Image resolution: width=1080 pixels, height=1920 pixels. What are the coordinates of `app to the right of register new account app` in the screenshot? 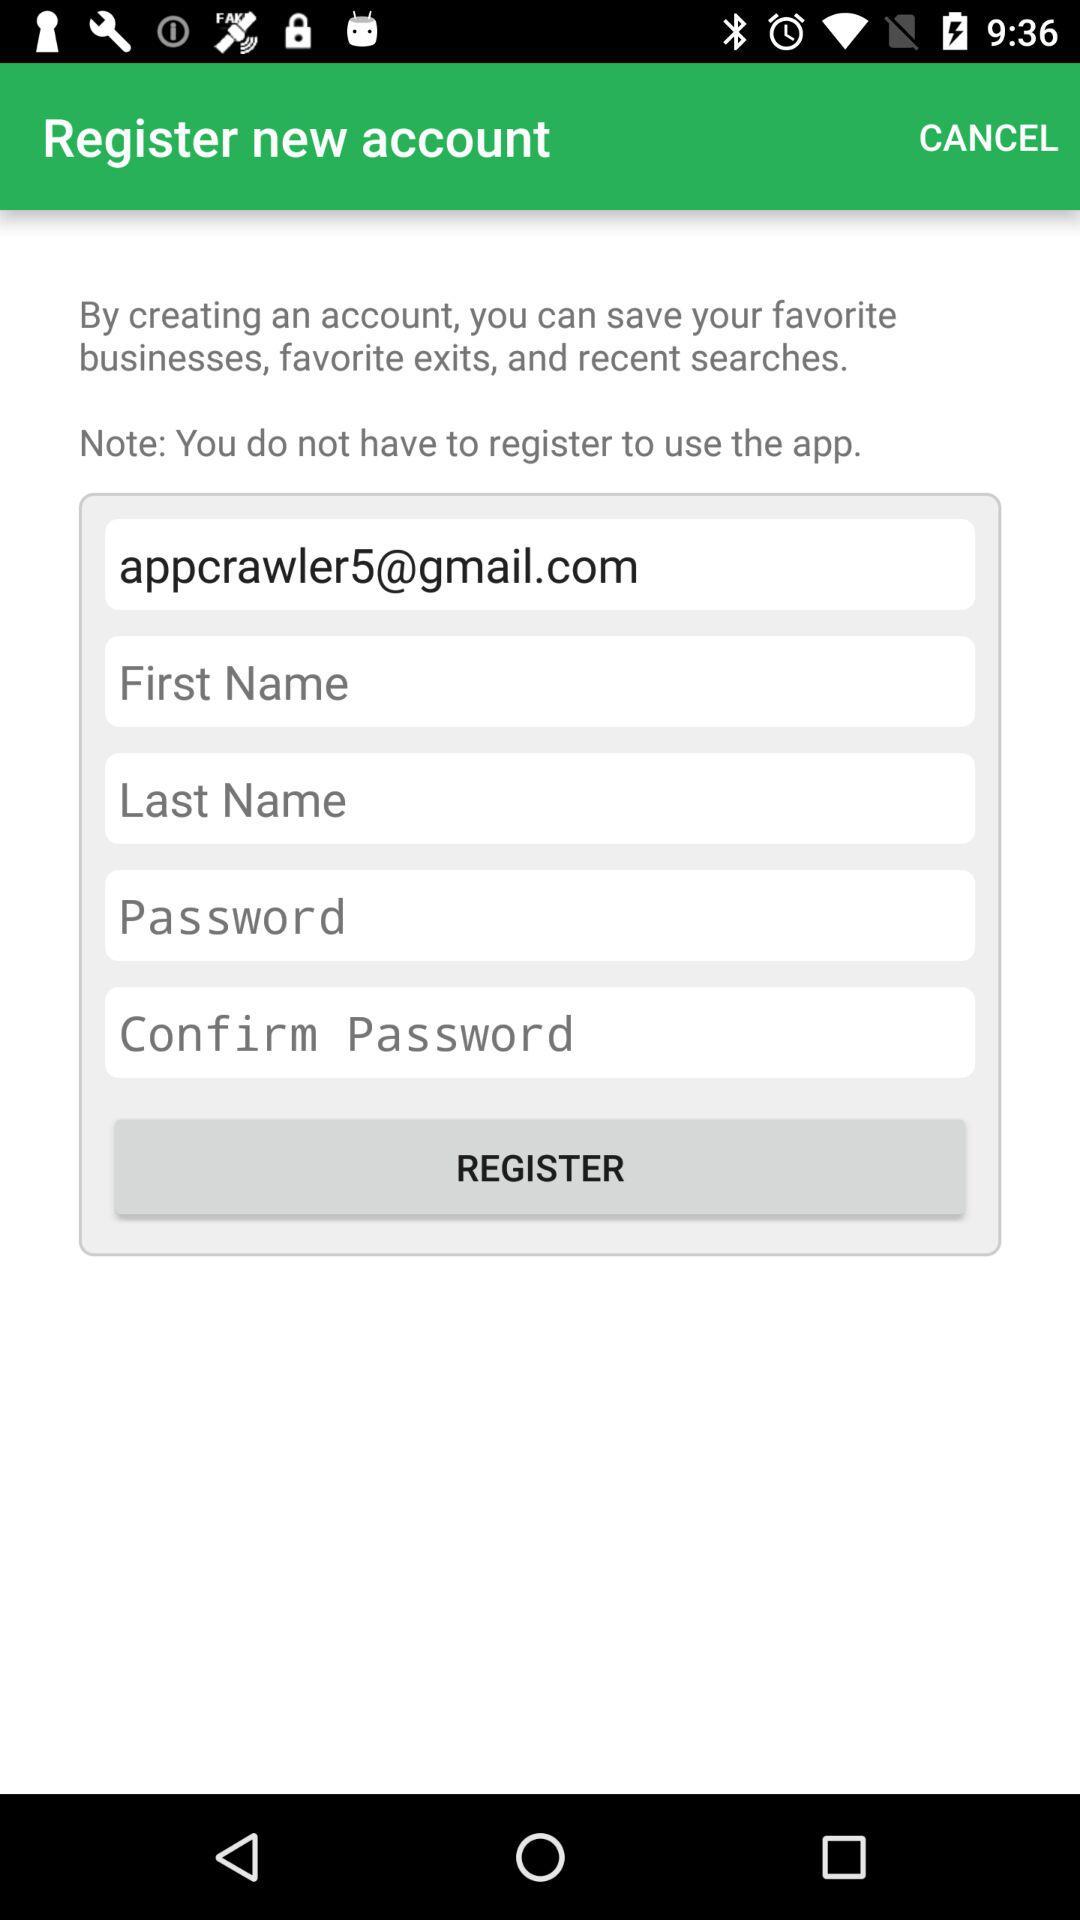 It's located at (987, 135).